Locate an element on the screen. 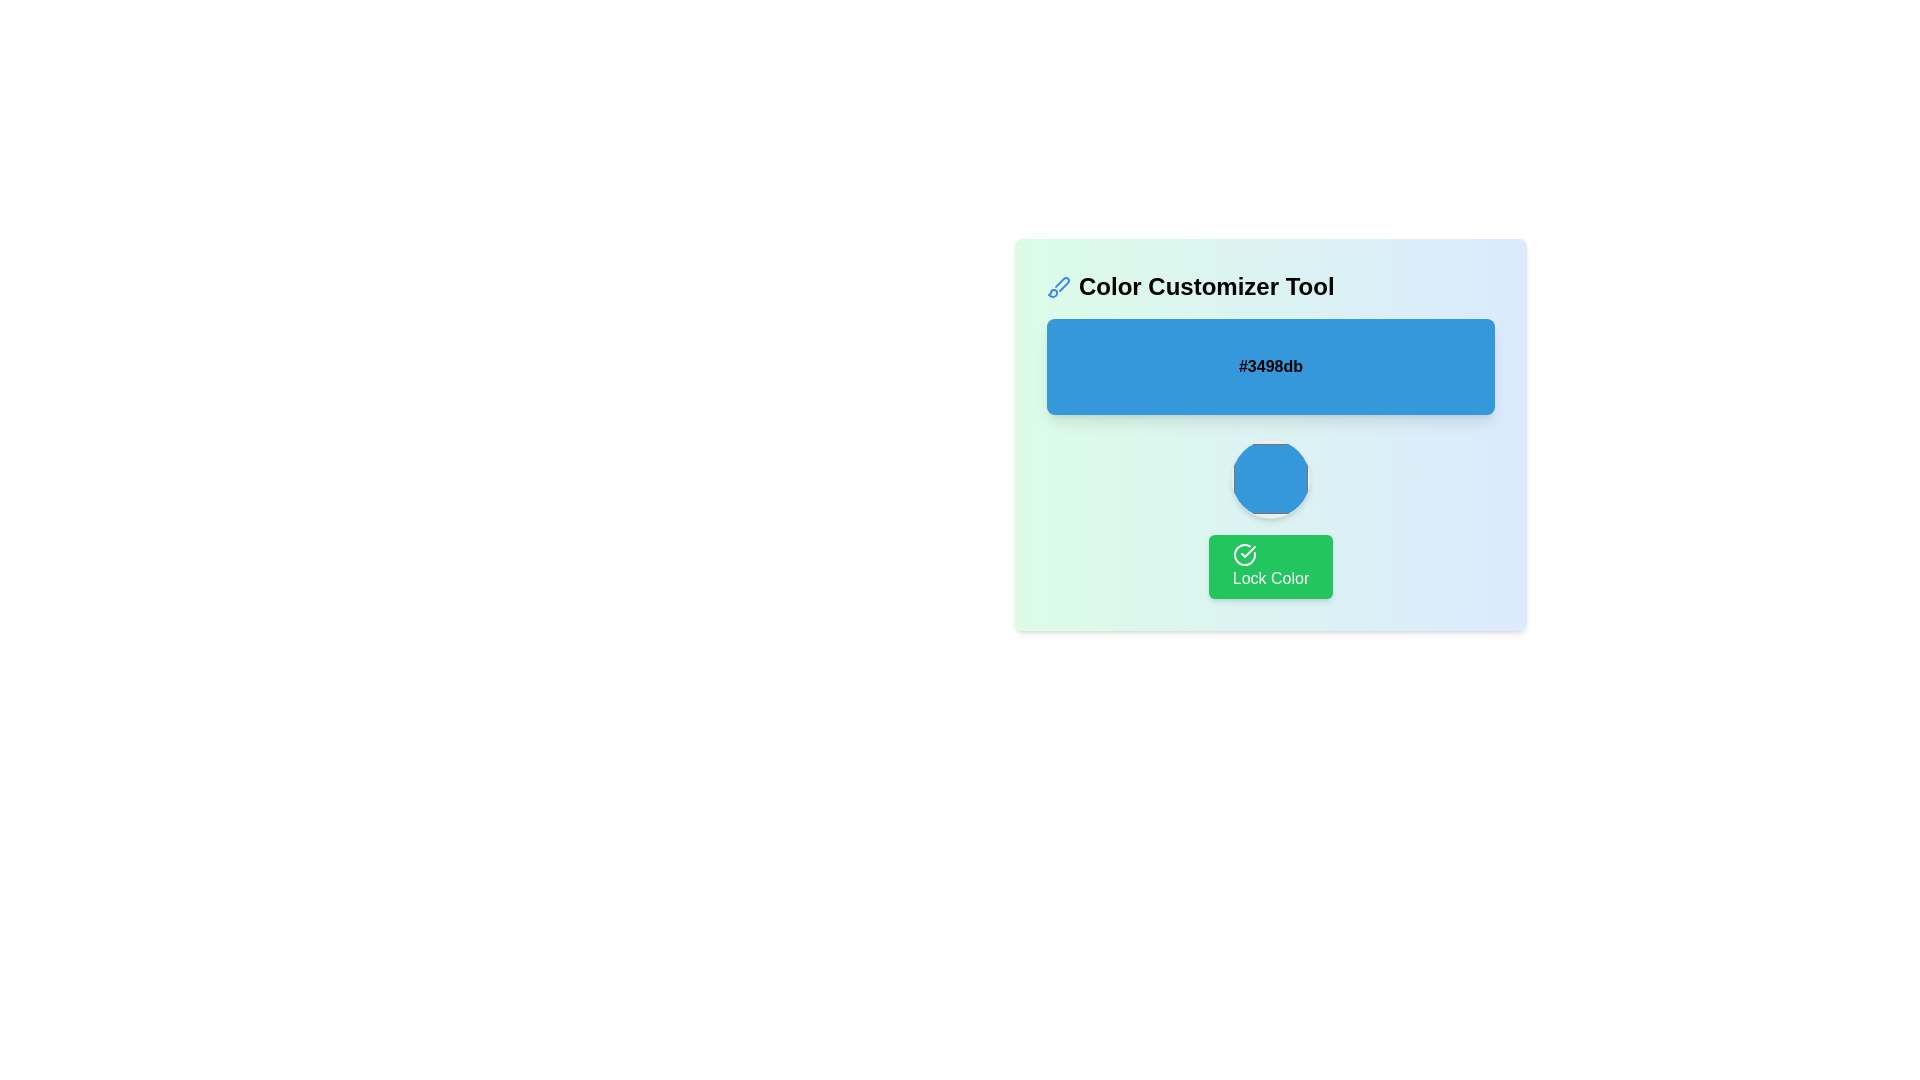  the rectangular blue text box displaying the color code '#3498db', located below the 'Color Customizer Tool' text and above the circular color selector is located at coordinates (1270, 366).